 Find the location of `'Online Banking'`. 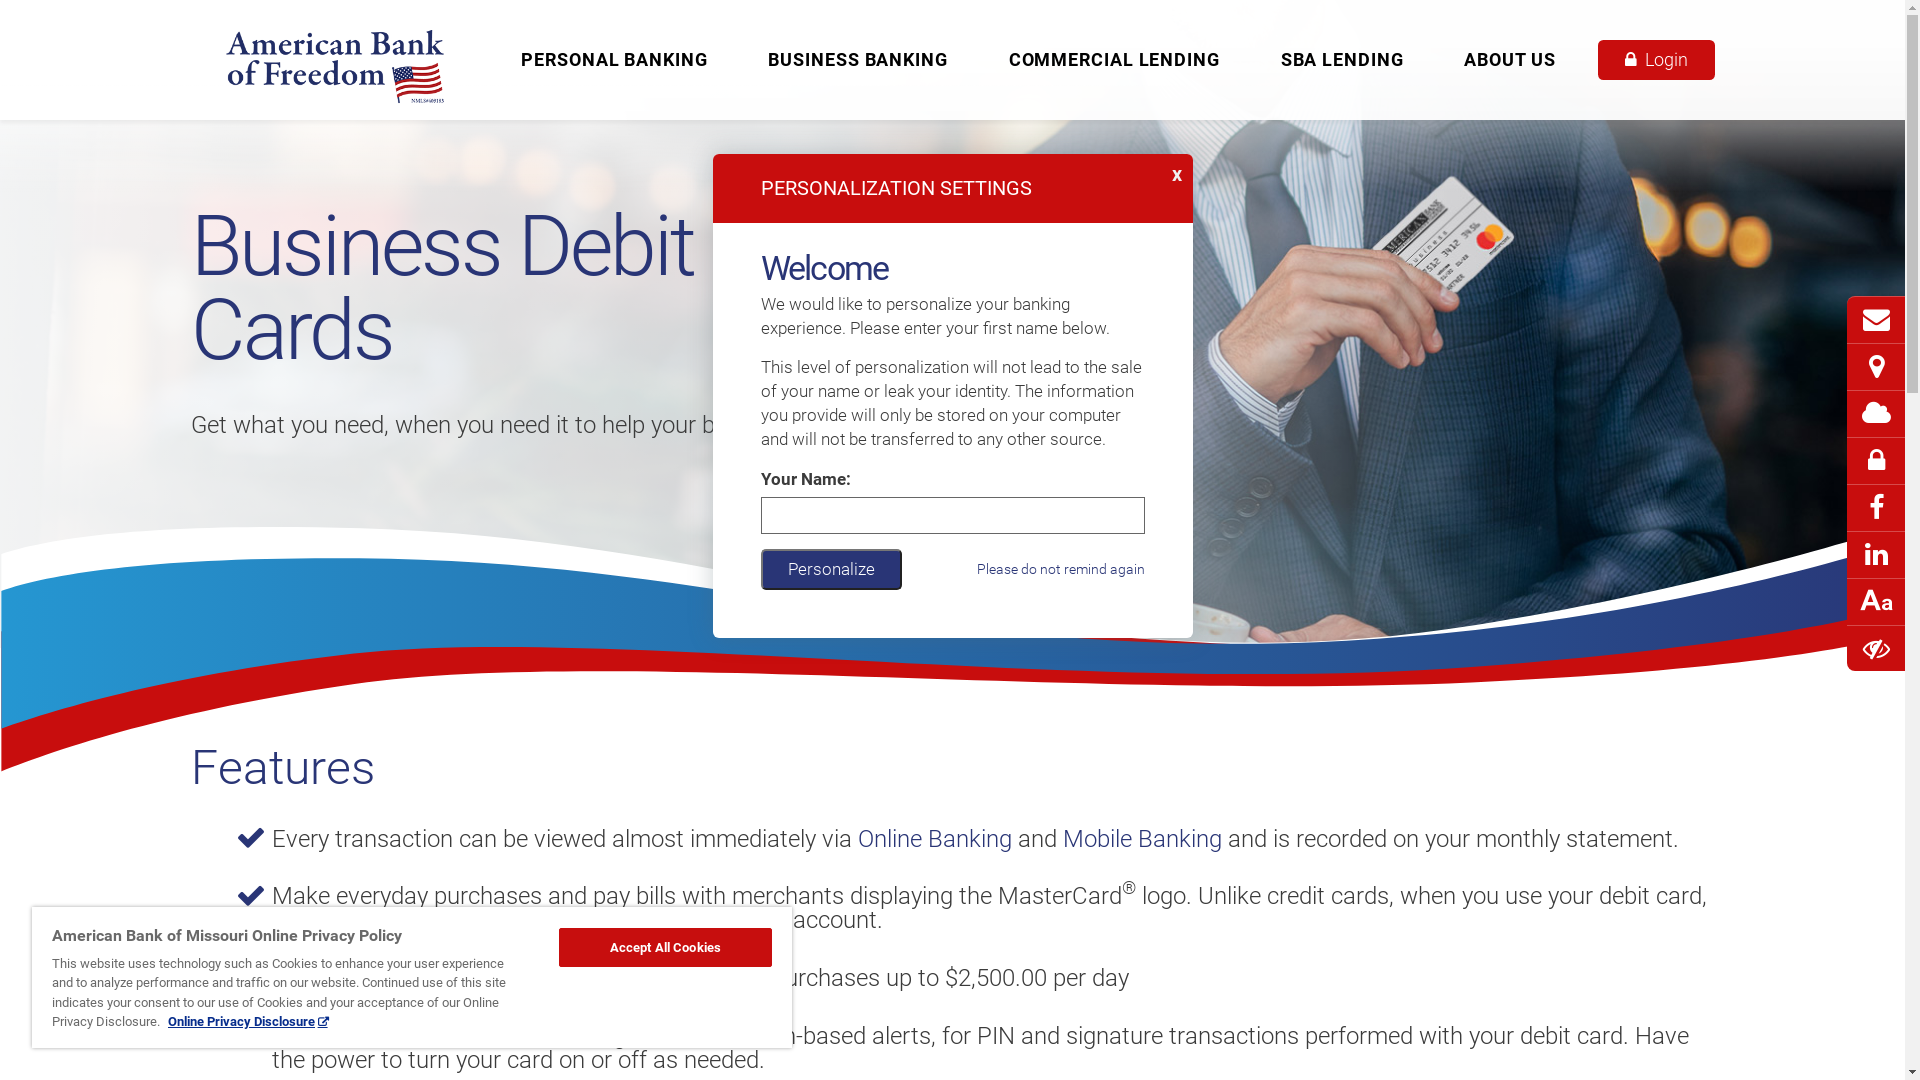

'Online Banking' is located at coordinates (858, 839).